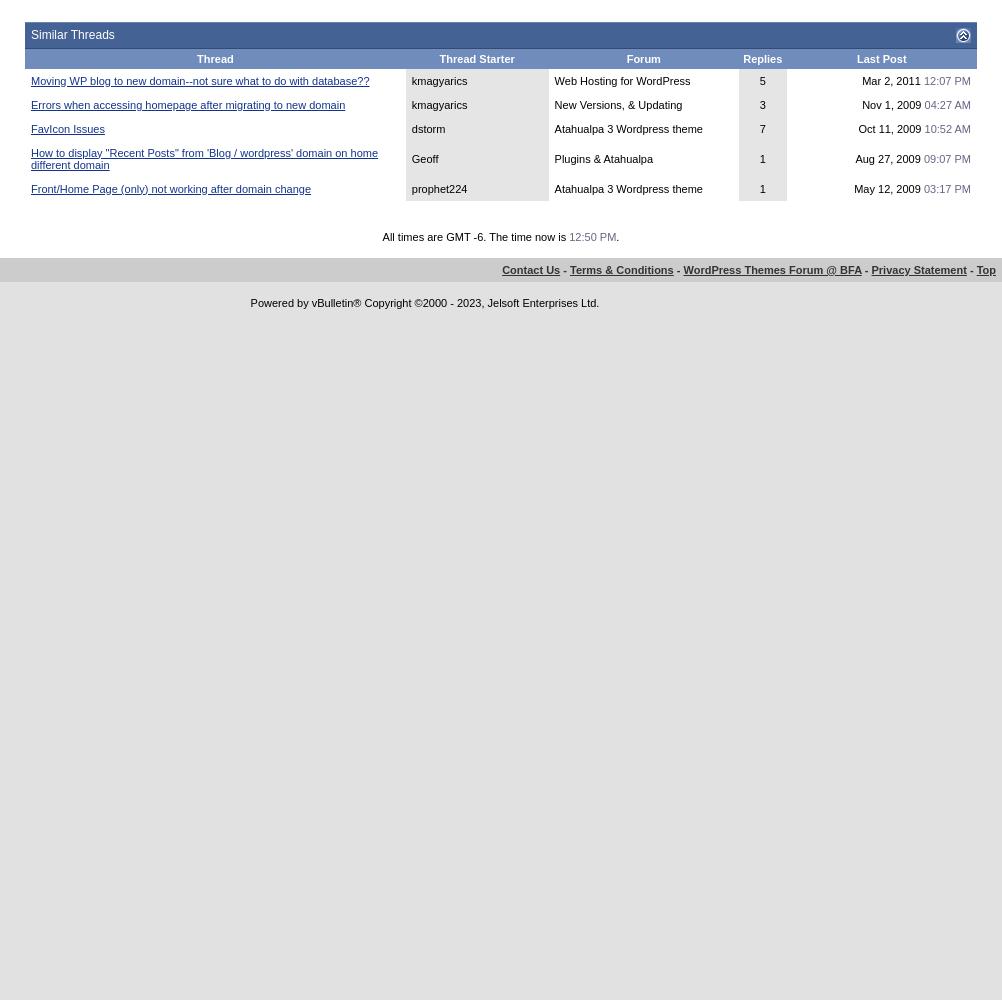  What do you see at coordinates (621, 79) in the screenshot?
I see `'Web Hosting for WordPress'` at bounding box center [621, 79].